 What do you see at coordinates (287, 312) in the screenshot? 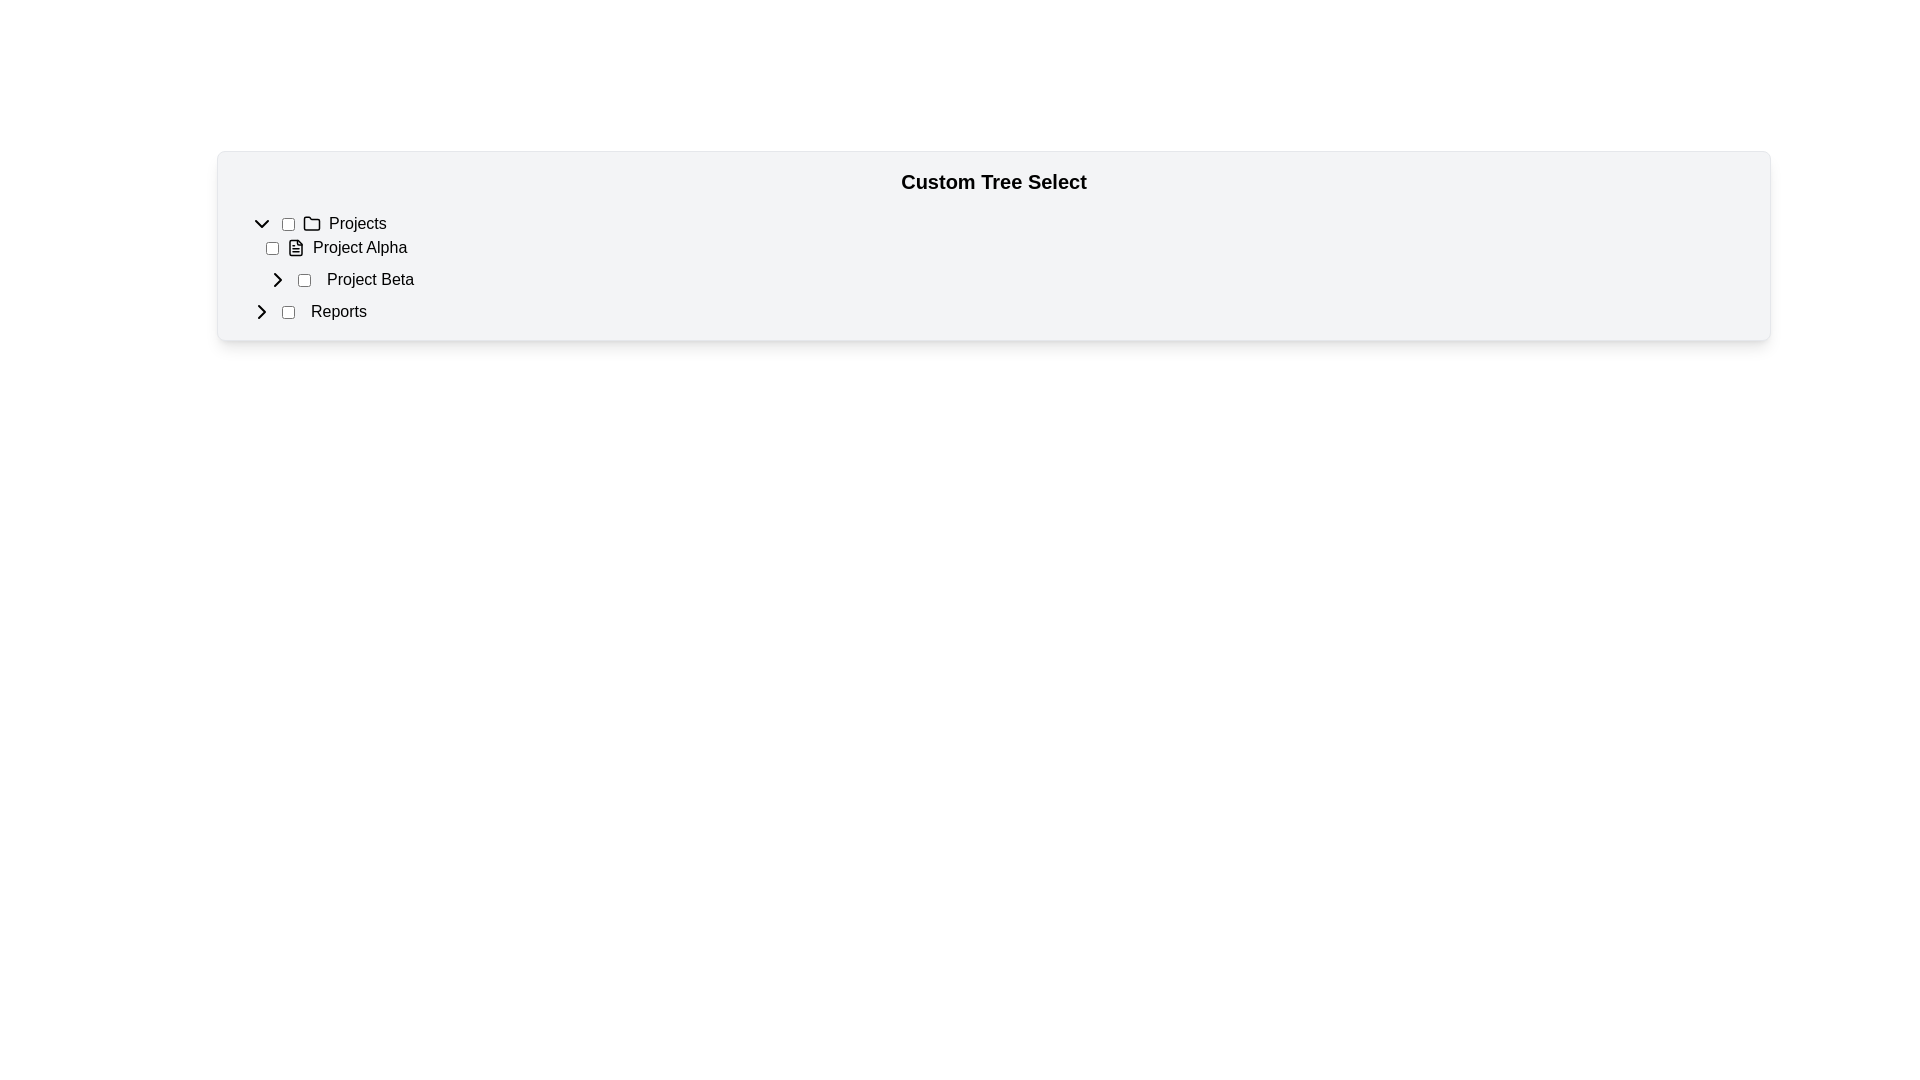
I see `the checkbox for 'Reports'` at bounding box center [287, 312].